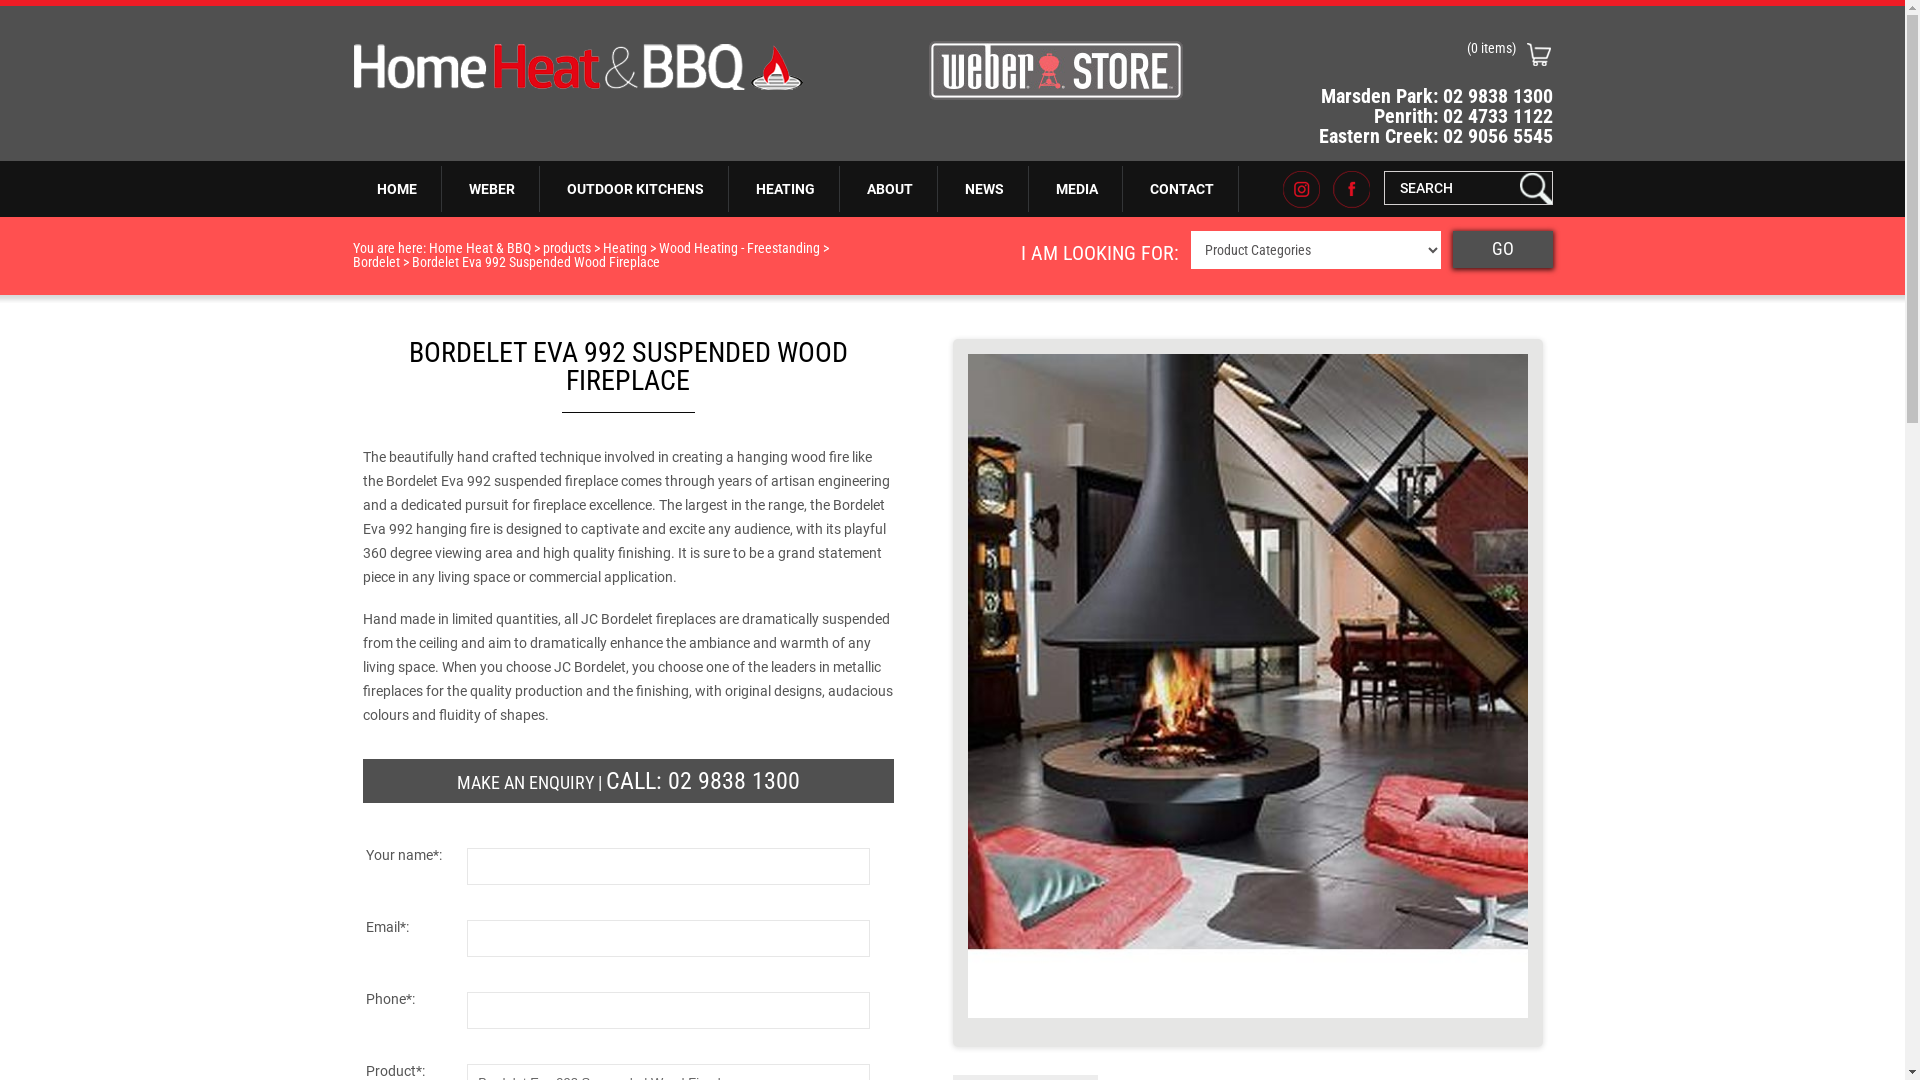  I want to click on 'GO', so click(1502, 248).